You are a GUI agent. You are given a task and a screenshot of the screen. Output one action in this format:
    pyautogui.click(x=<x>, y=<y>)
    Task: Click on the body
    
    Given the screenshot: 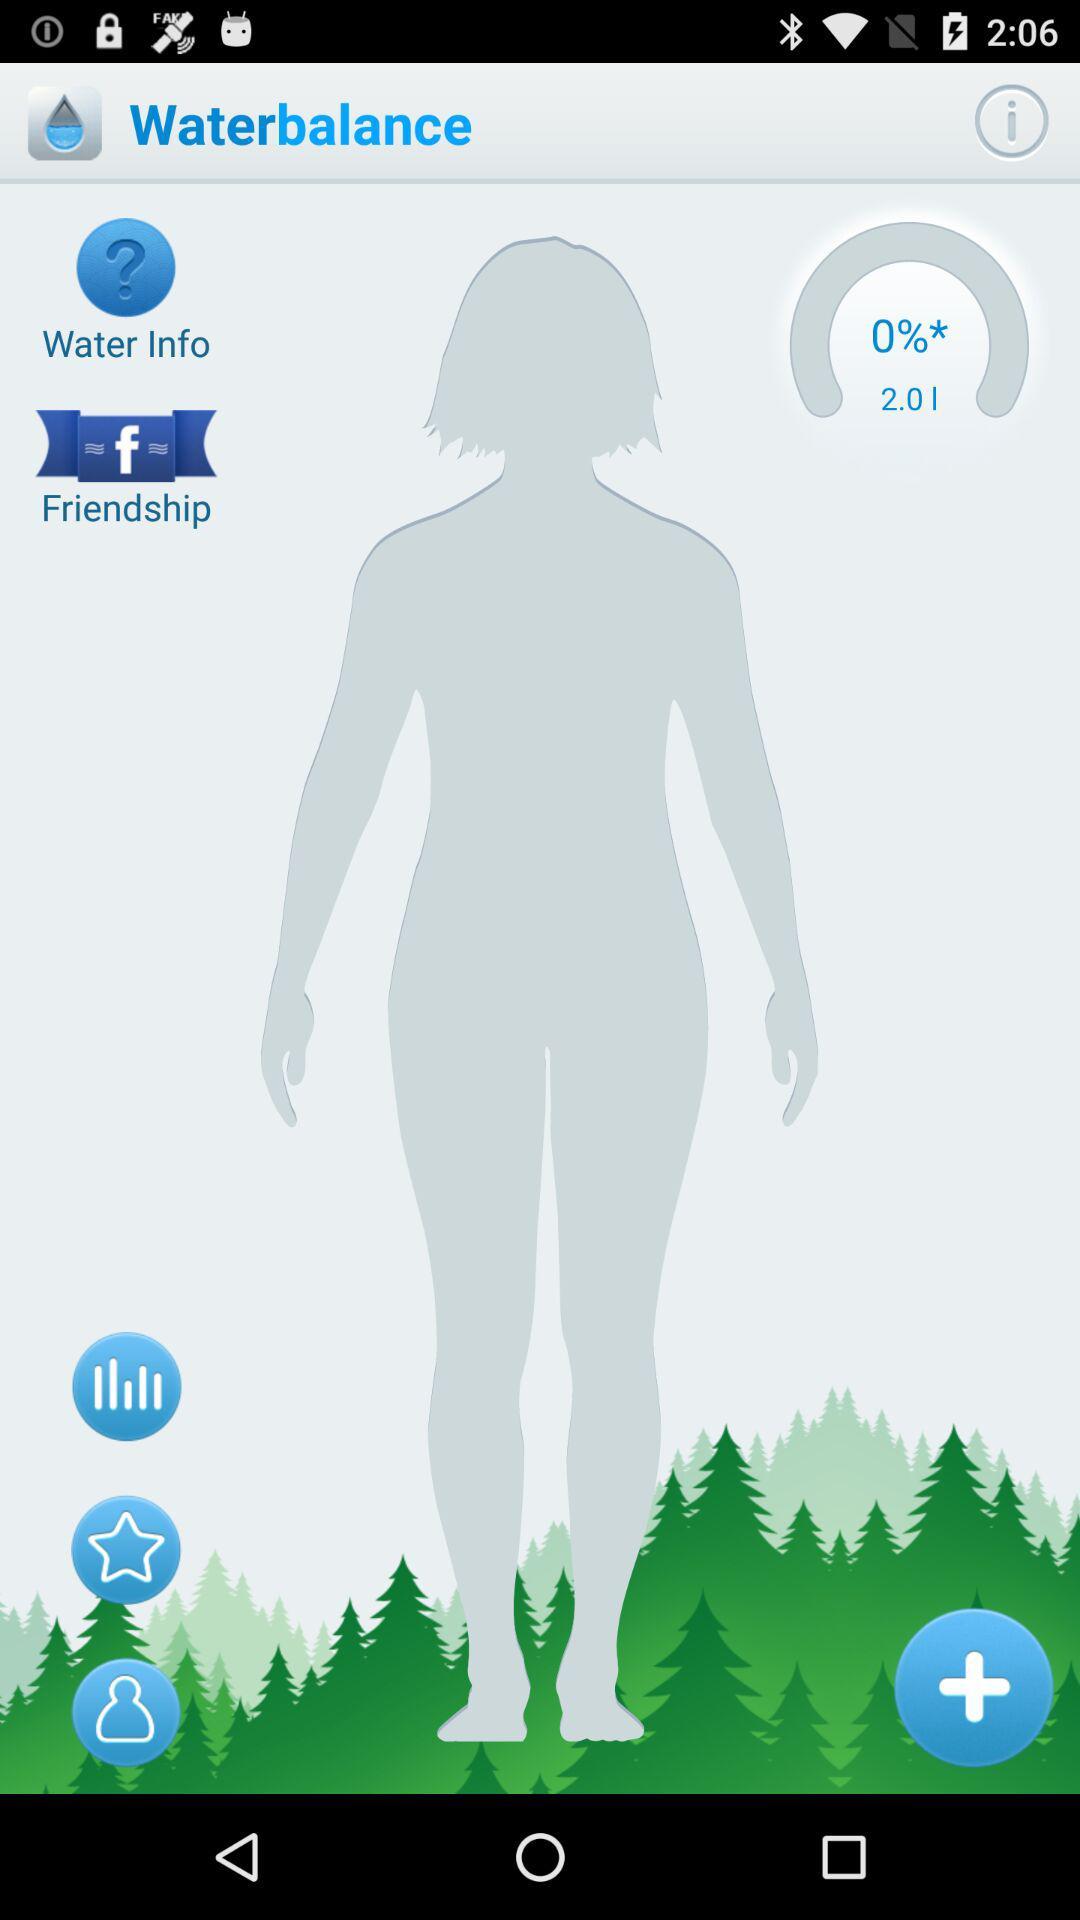 What is the action you would take?
    pyautogui.click(x=126, y=1711)
    